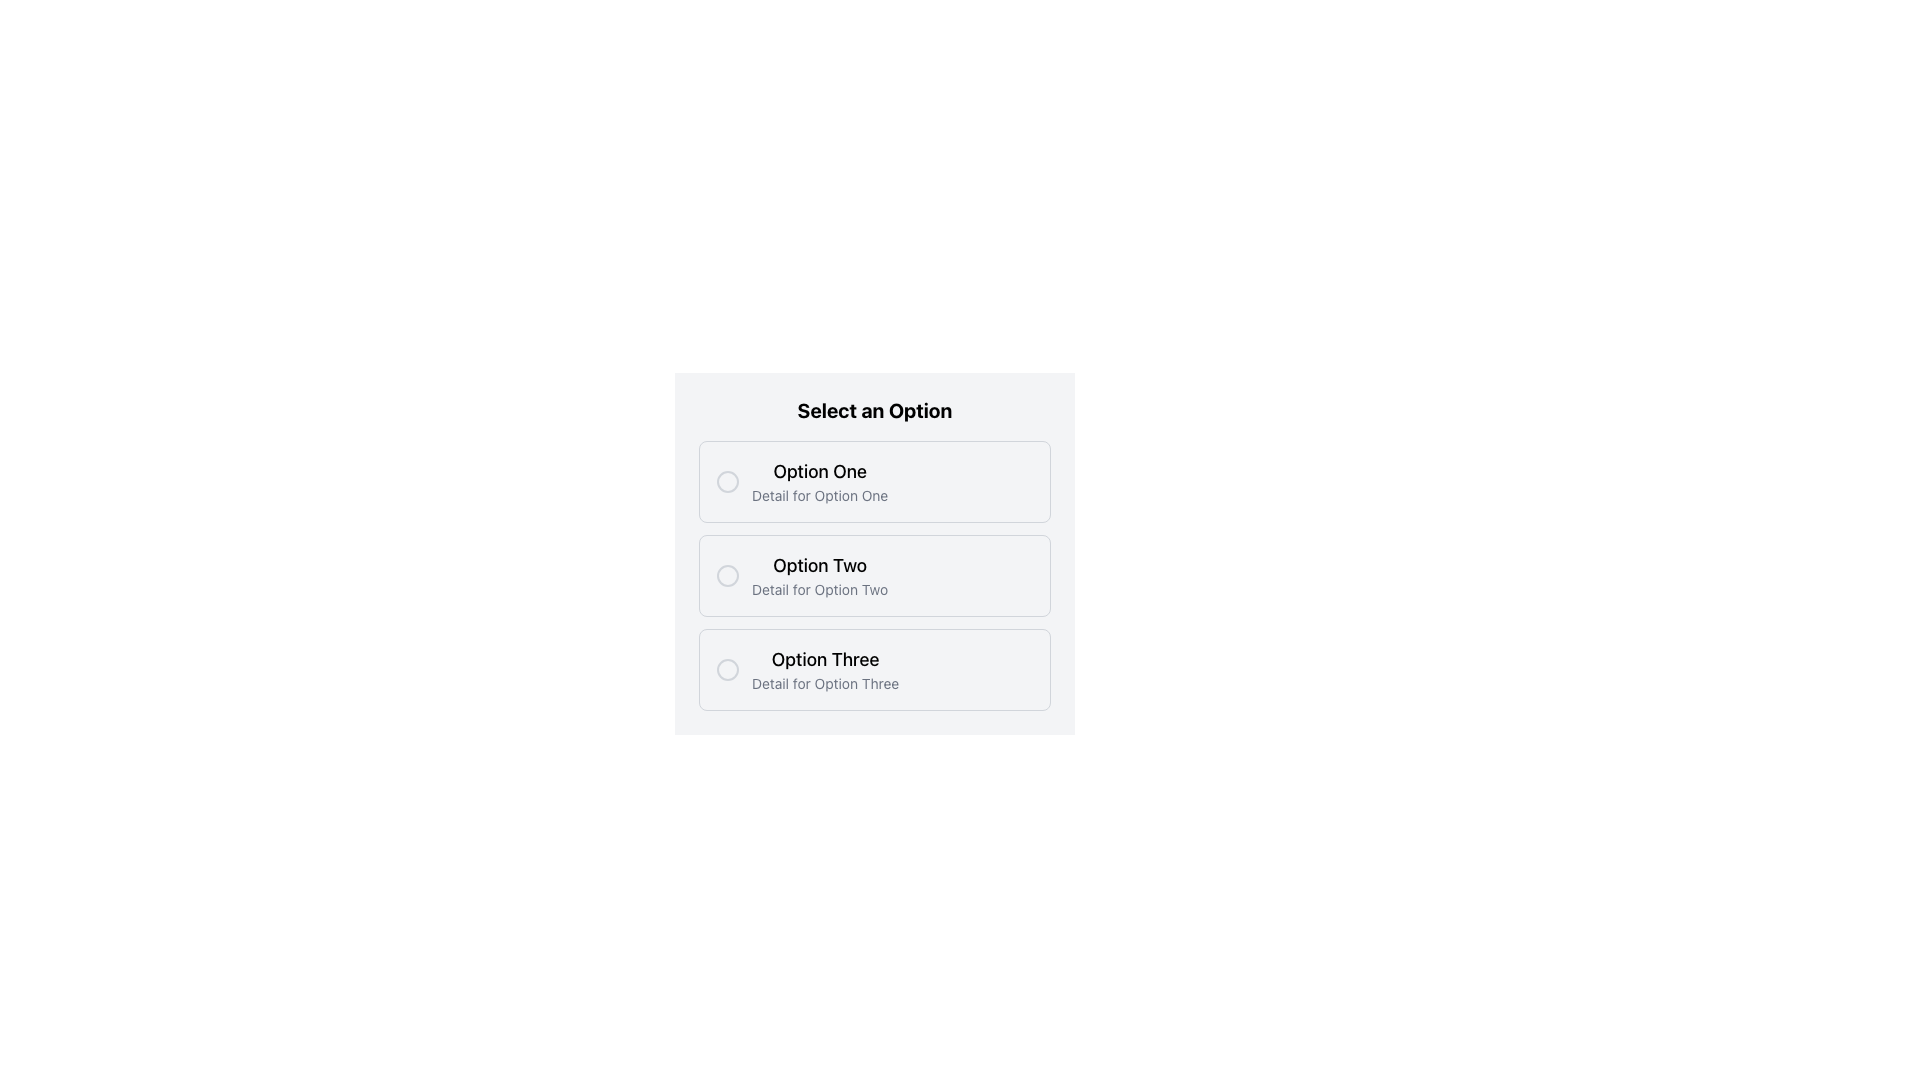 This screenshot has width=1920, height=1080. Describe the element at coordinates (874, 554) in the screenshot. I see `the Selectable Option Card for 'Option Two', which is the second card in a vertical stack of three selectable options` at that location.